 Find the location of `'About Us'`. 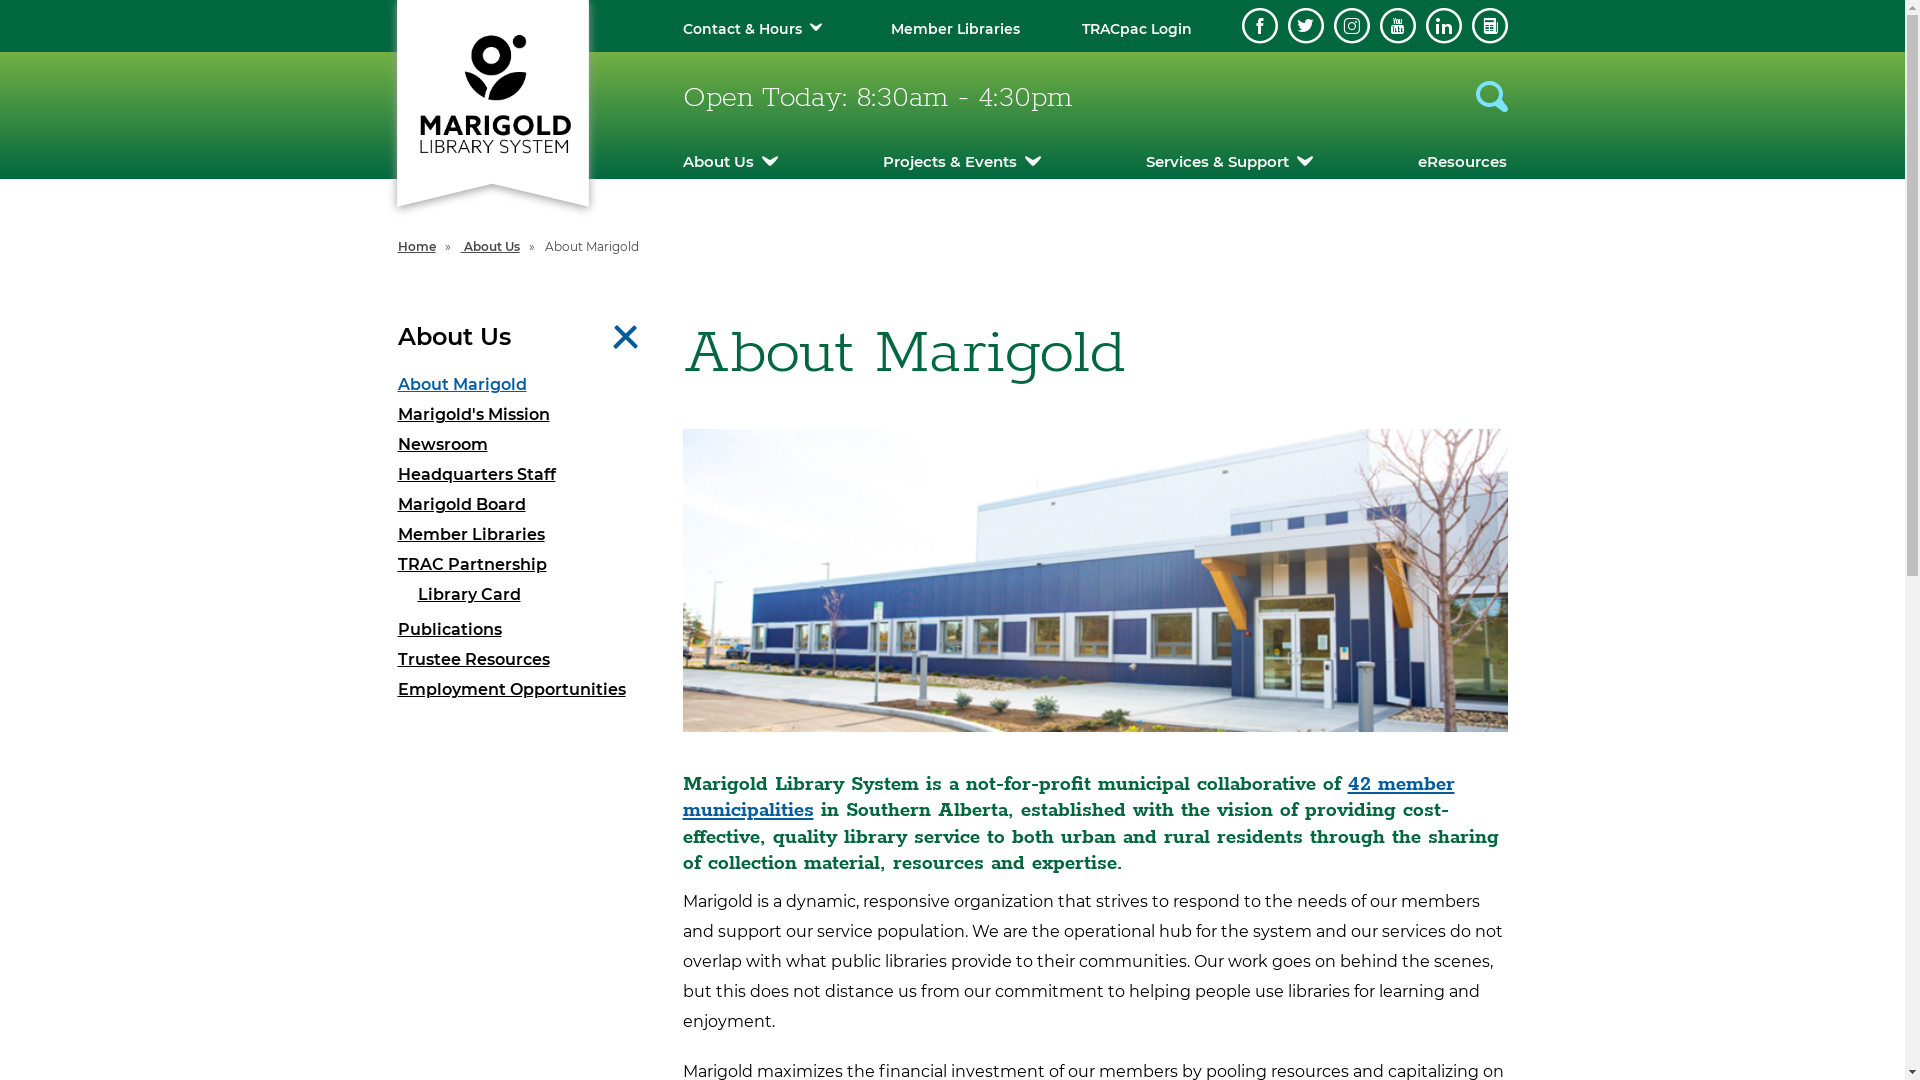

'About Us' is located at coordinates (681, 160).